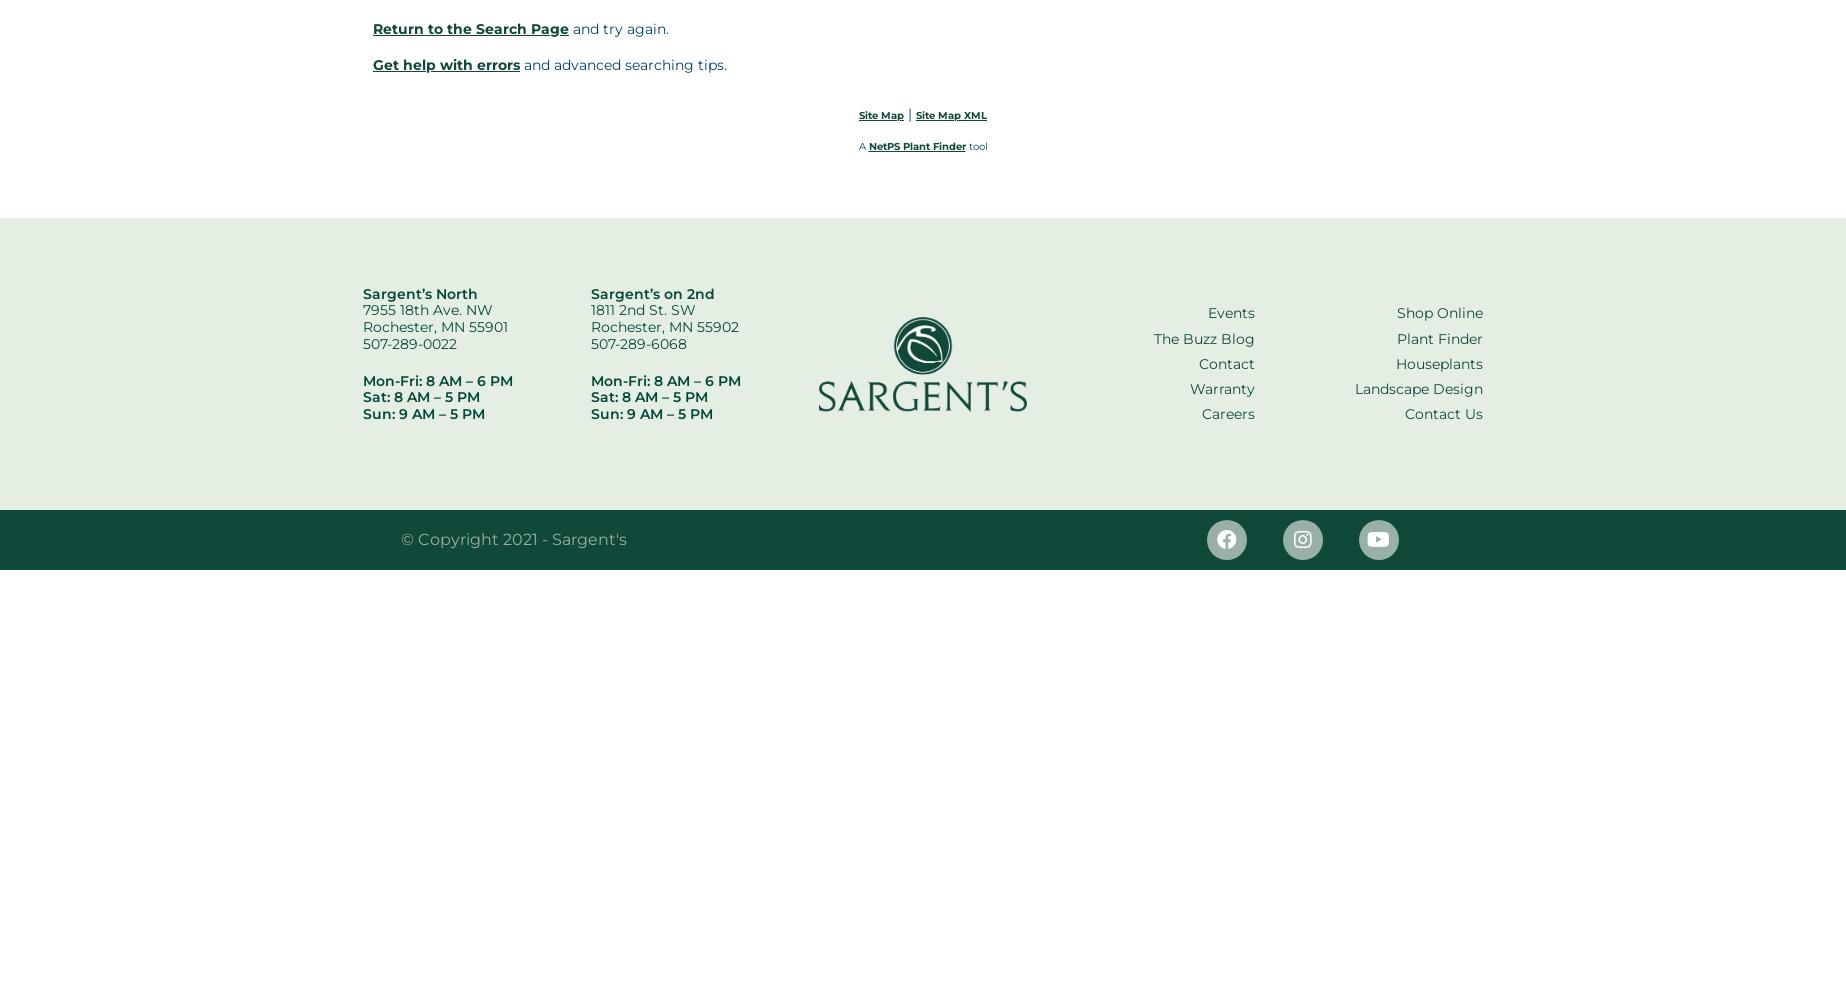 This screenshot has height=1000, width=1846. Describe the element at coordinates (1204, 337) in the screenshot. I see `'The Buzz Blog'` at that location.